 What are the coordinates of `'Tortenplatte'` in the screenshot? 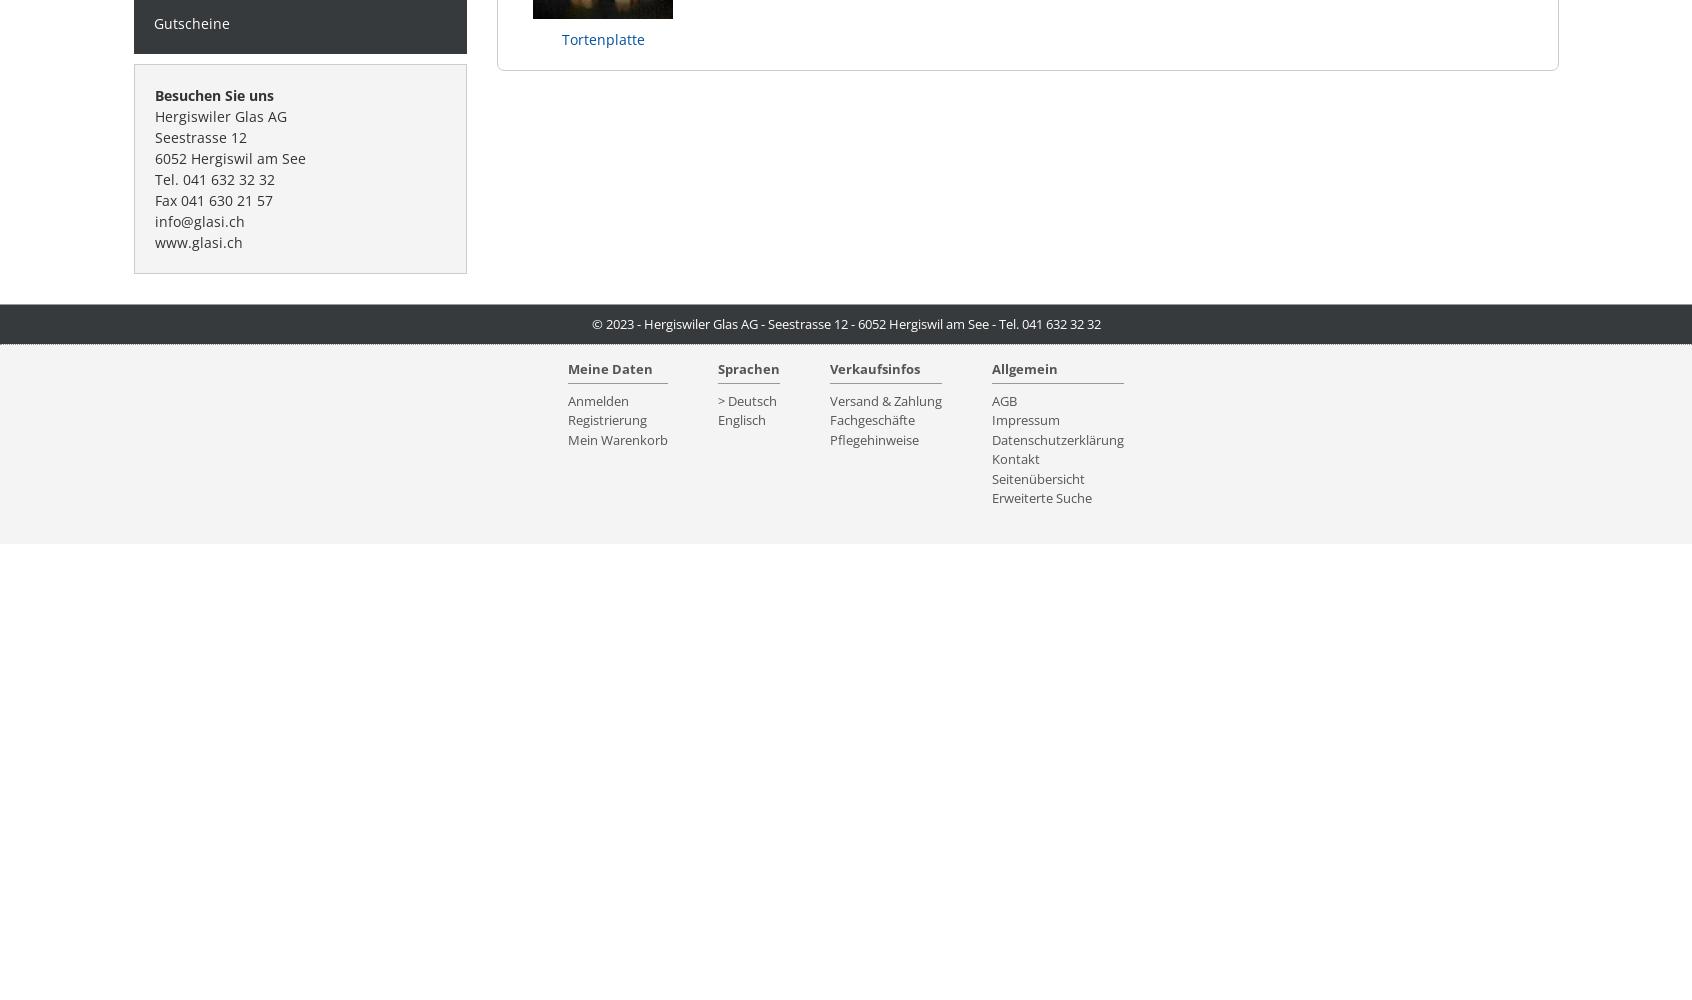 It's located at (601, 38).